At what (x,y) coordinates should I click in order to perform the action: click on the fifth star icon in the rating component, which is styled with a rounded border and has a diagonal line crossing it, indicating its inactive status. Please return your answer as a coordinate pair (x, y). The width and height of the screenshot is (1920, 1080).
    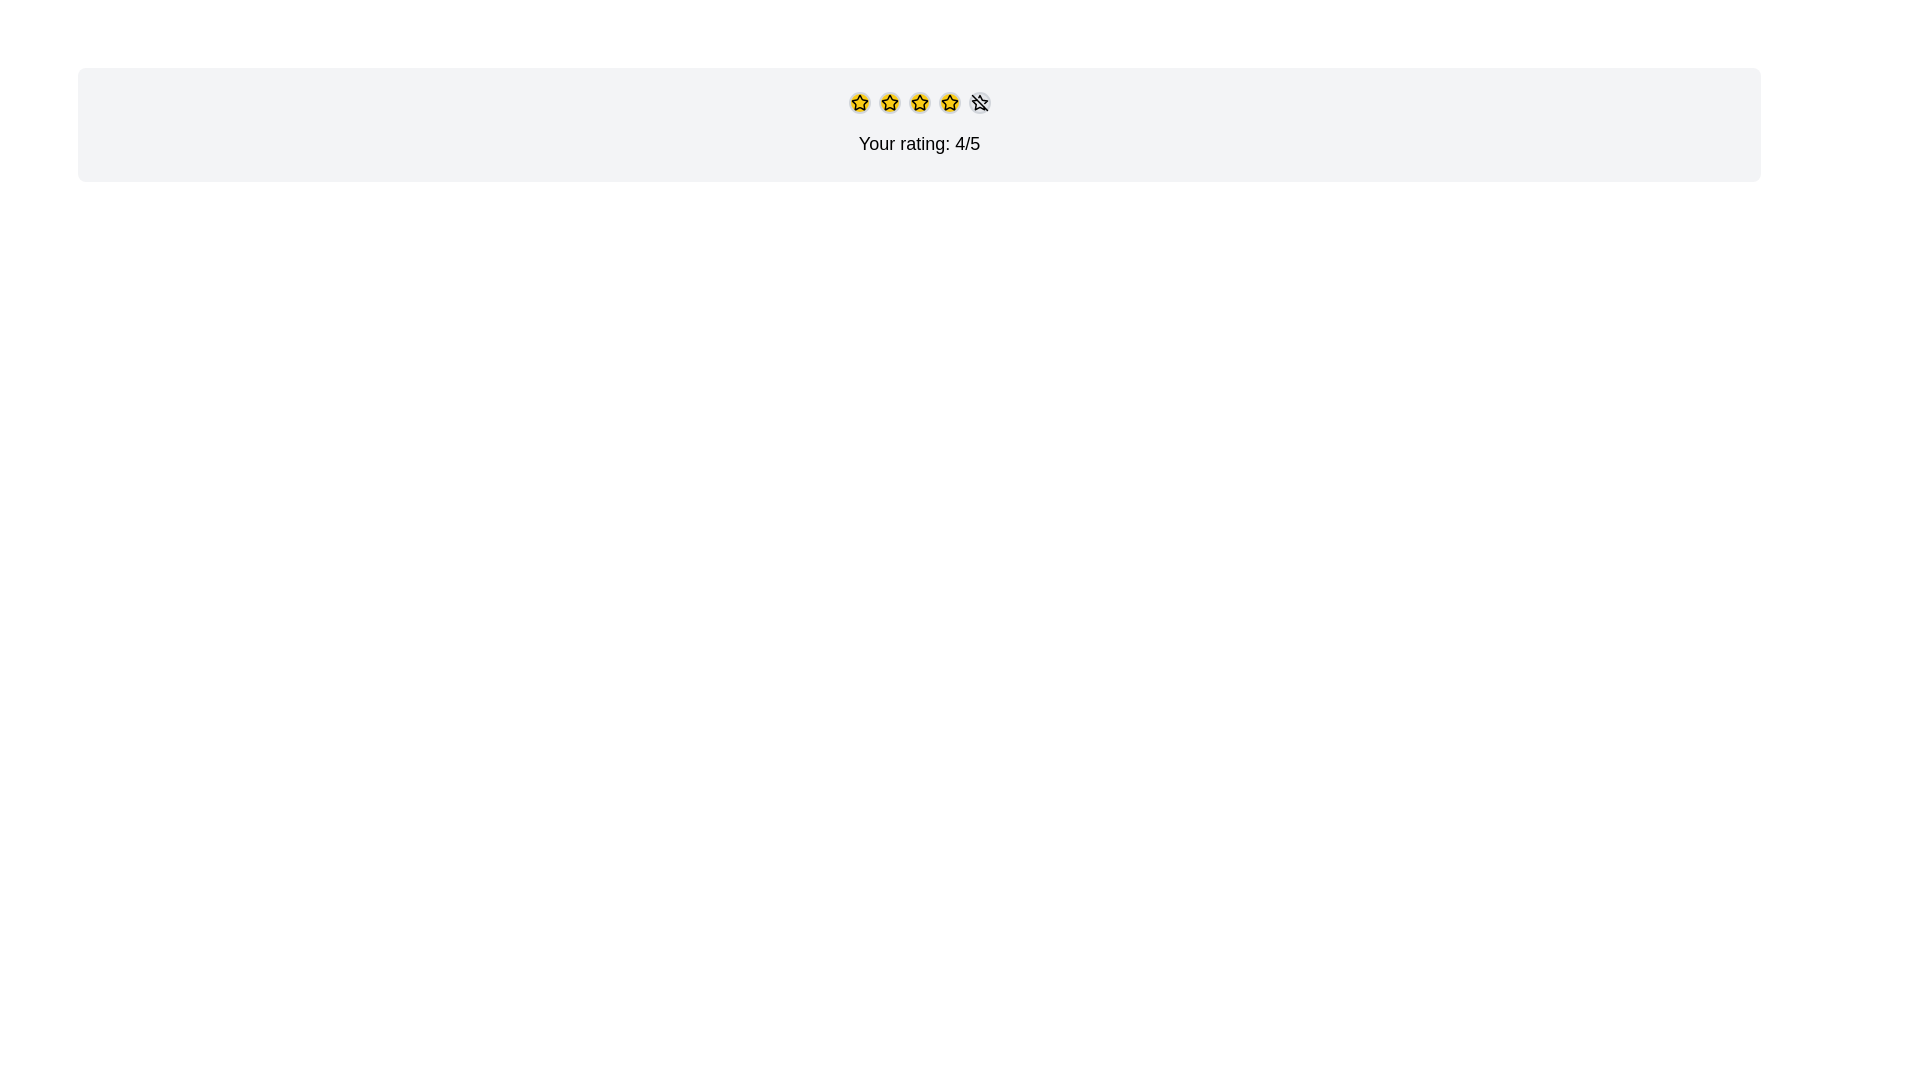
    Looking at the image, I should click on (979, 103).